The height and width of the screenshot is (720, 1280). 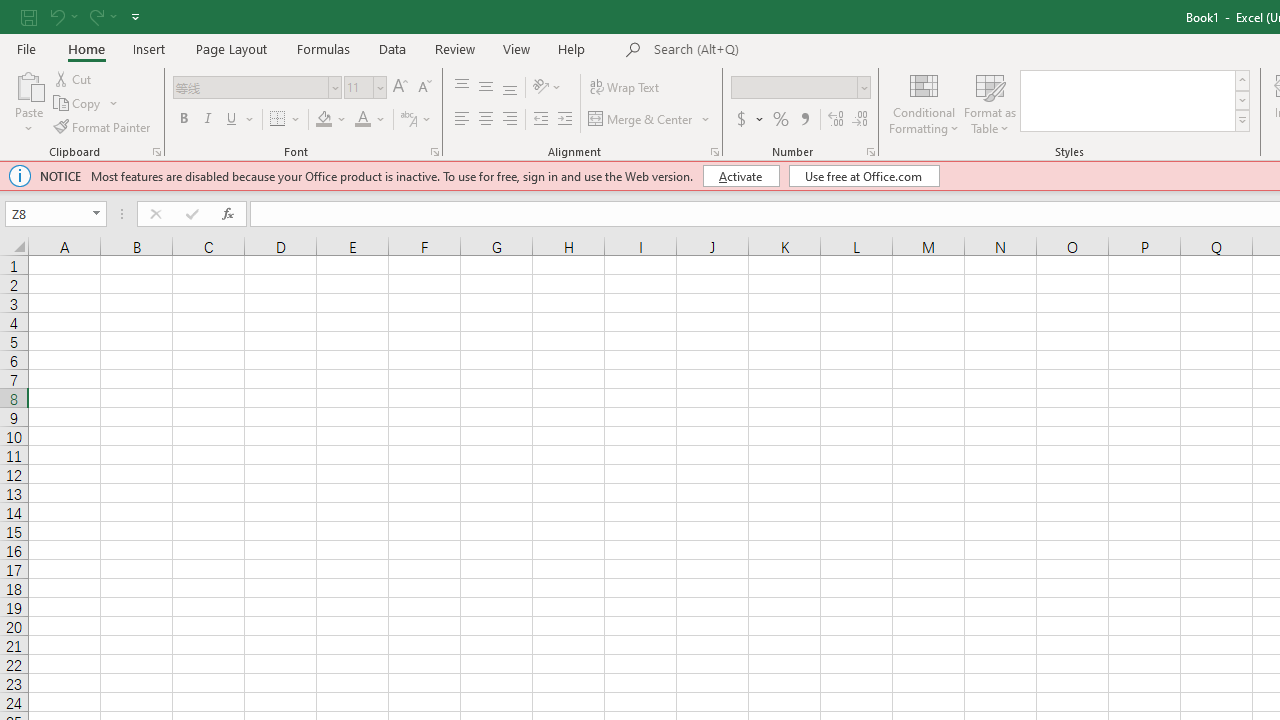 What do you see at coordinates (740, 175) in the screenshot?
I see `'Activate'` at bounding box center [740, 175].